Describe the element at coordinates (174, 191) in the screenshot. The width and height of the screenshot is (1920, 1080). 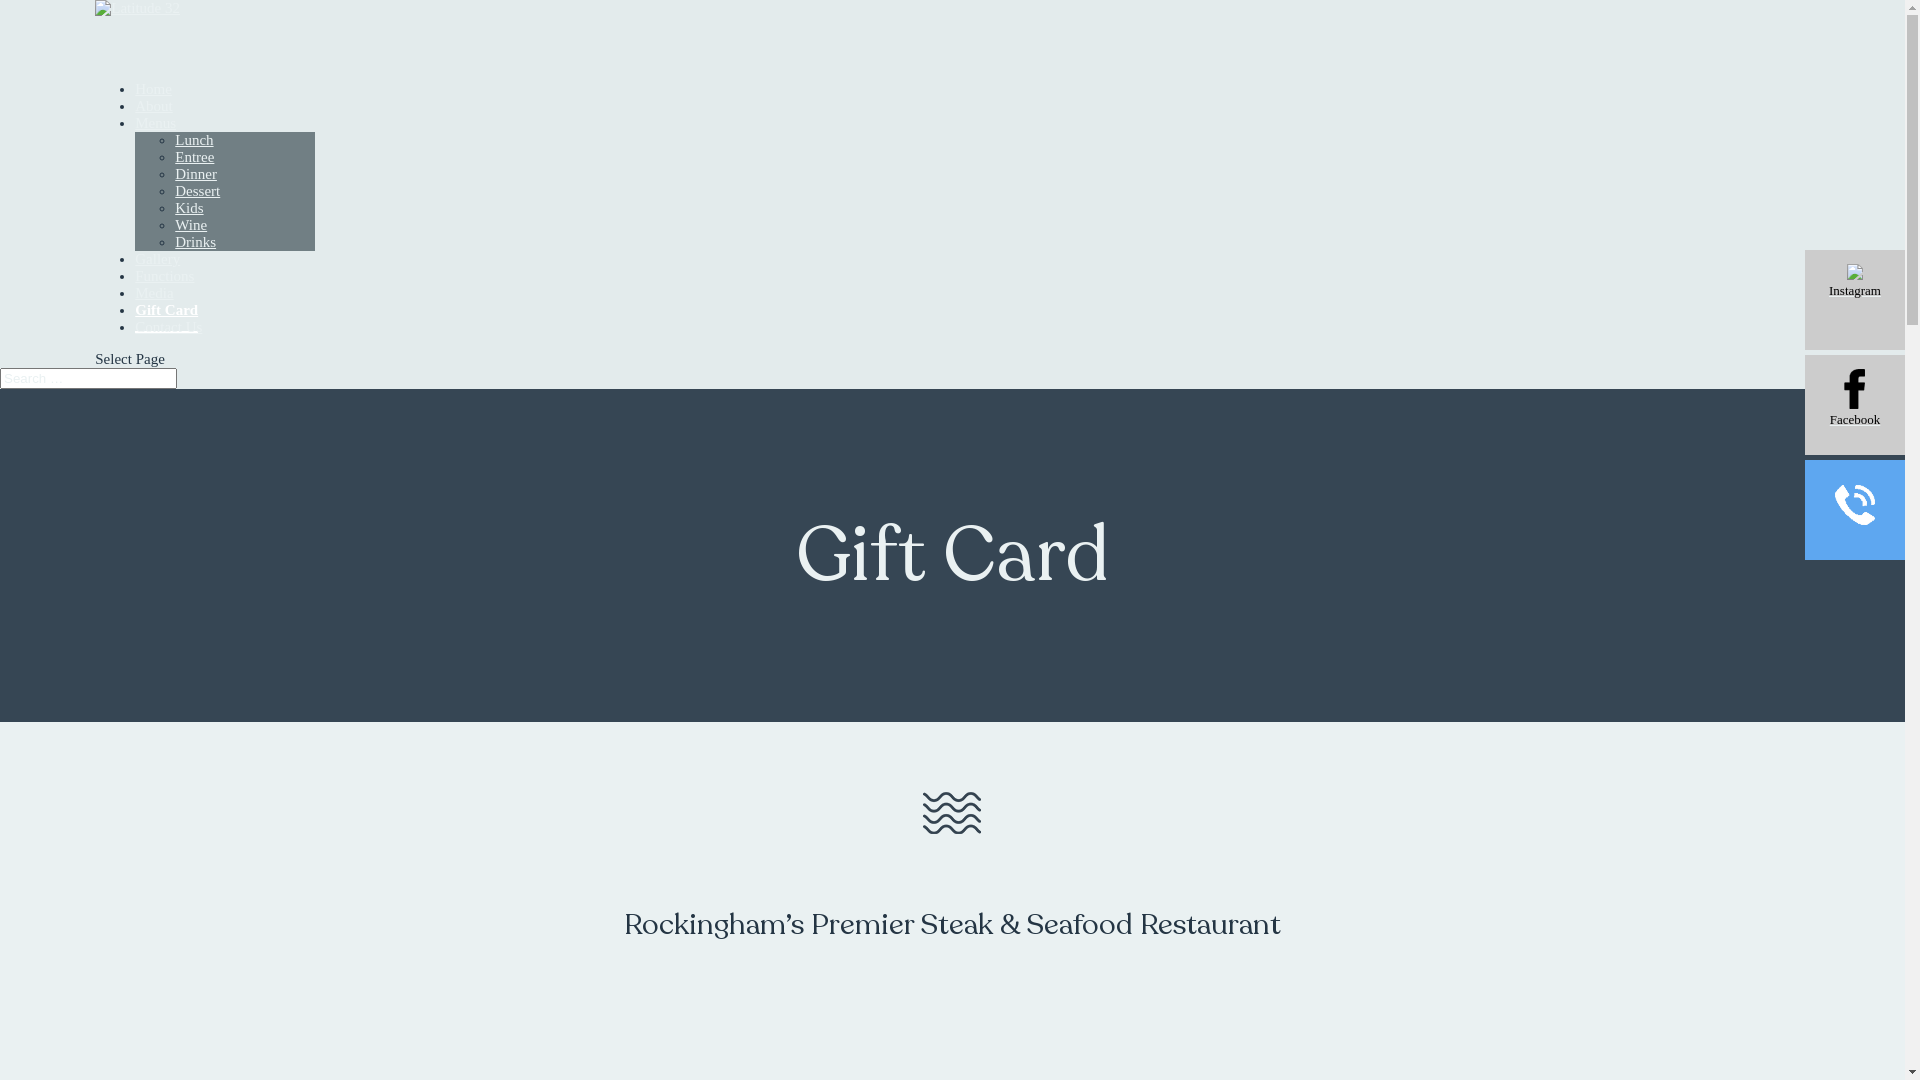
I see `'Dessert'` at that location.